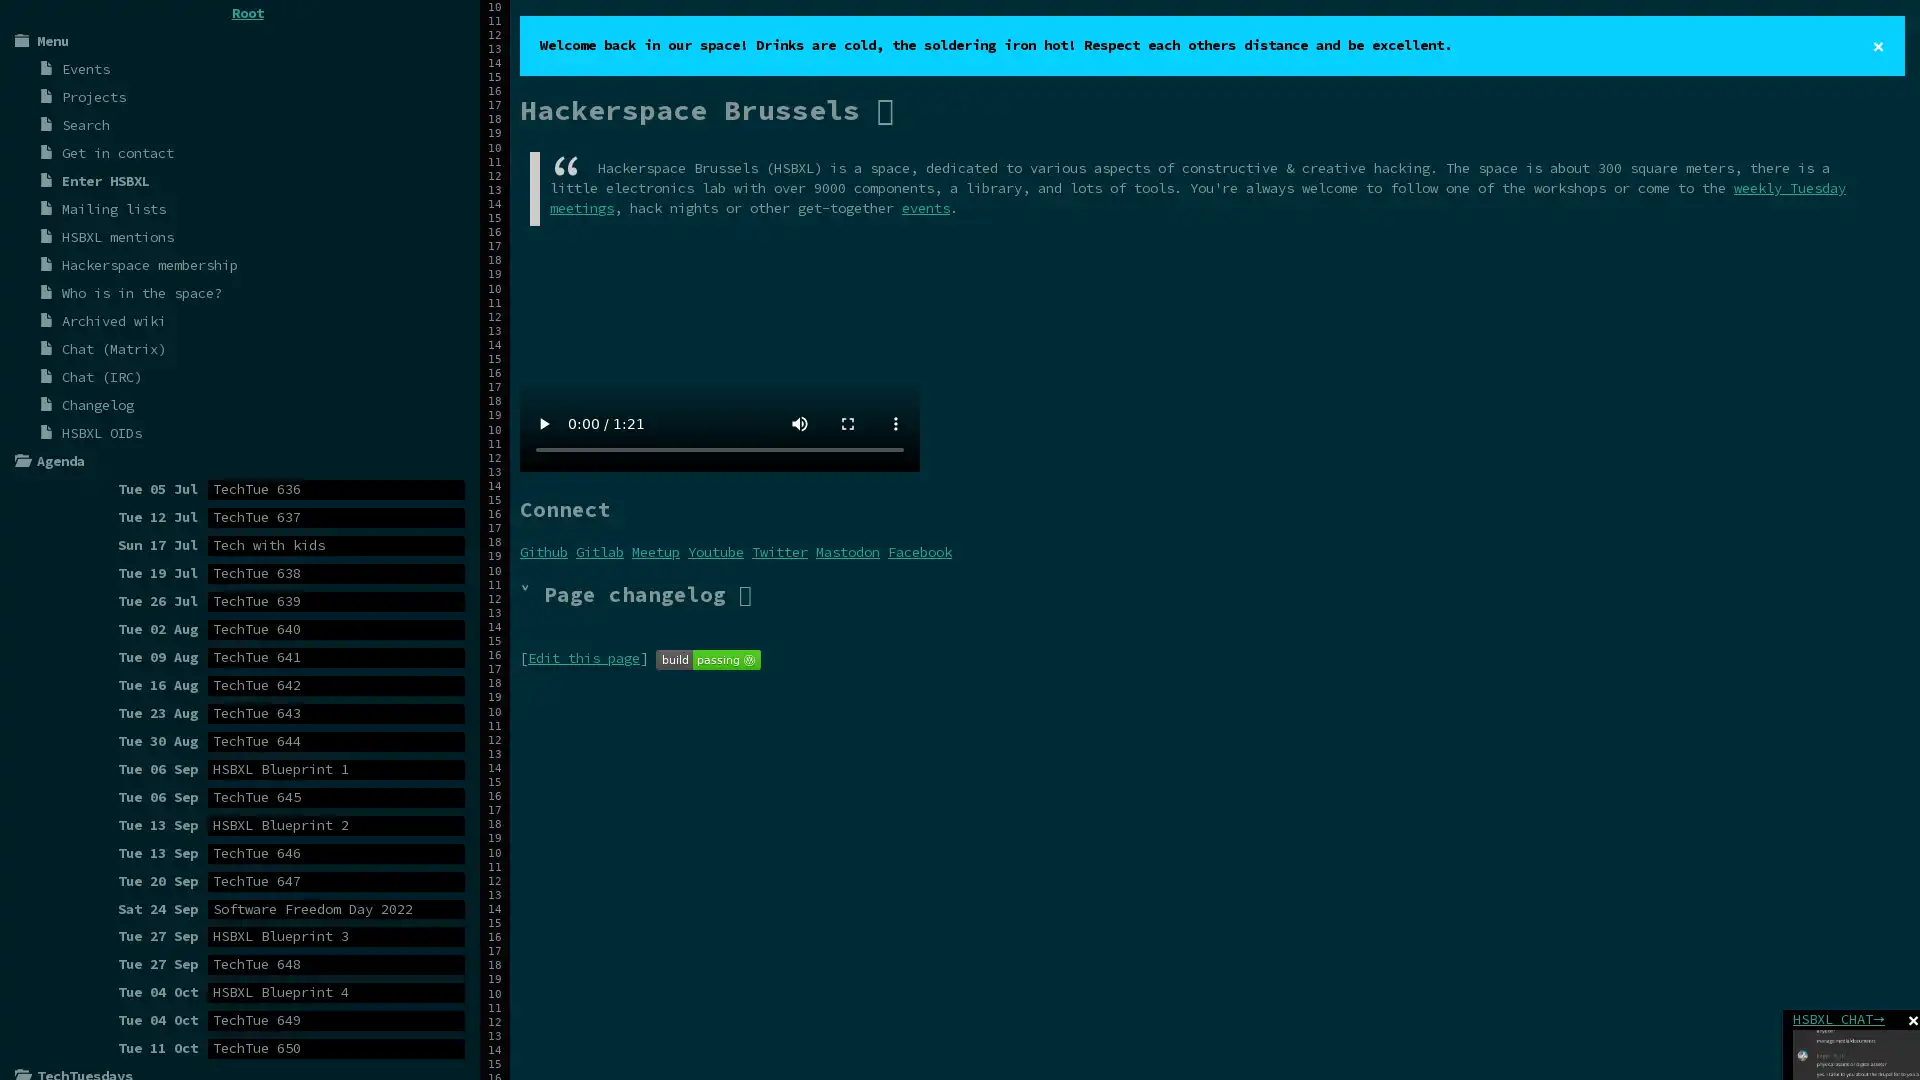  Describe the element at coordinates (895, 422) in the screenshot. I see `show more media controls` at that location.